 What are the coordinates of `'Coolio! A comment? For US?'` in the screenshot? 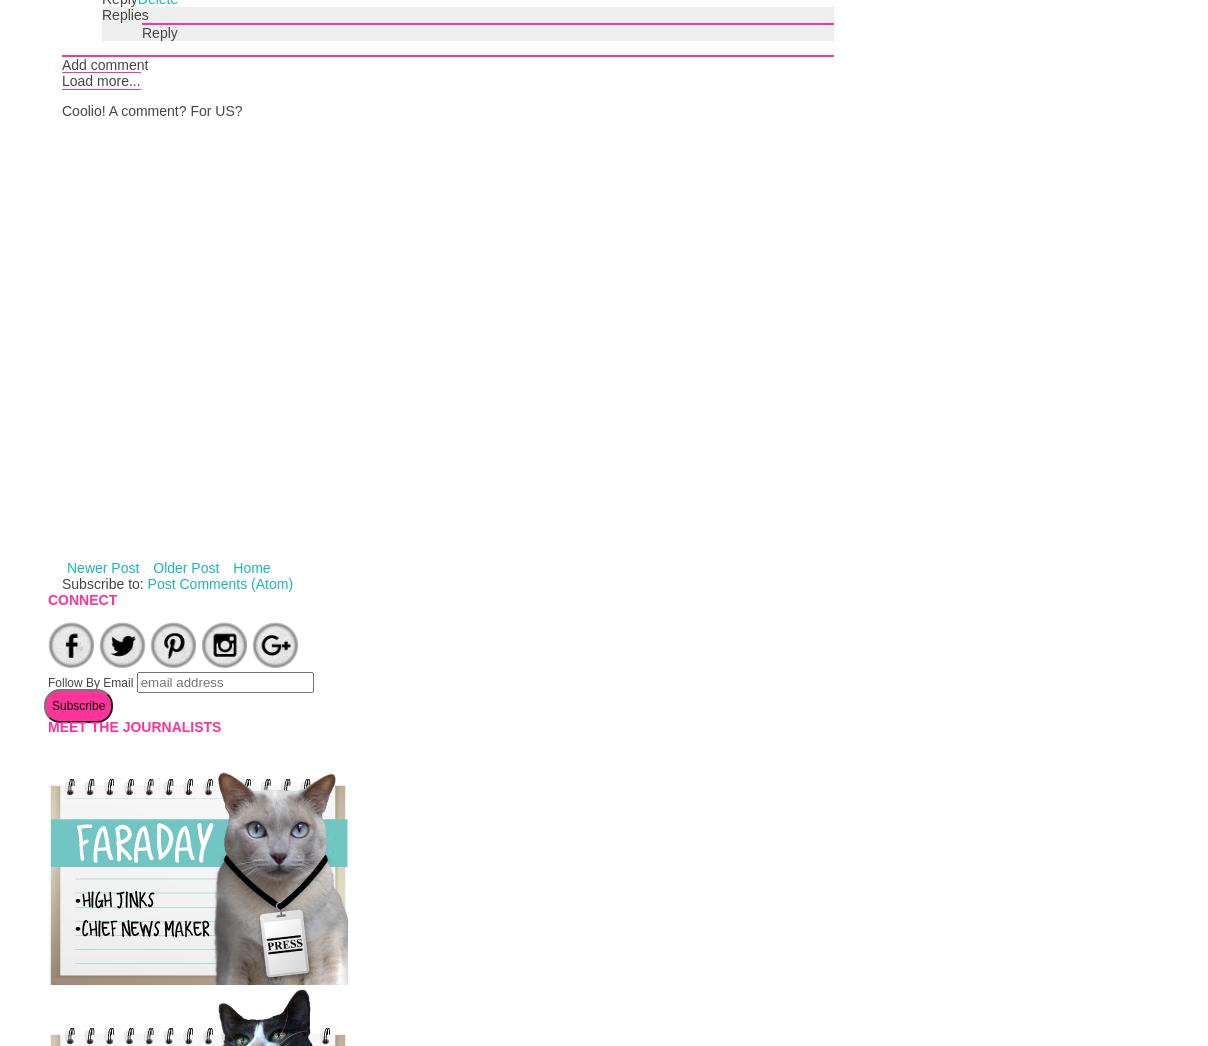 It's located at (150, 109).